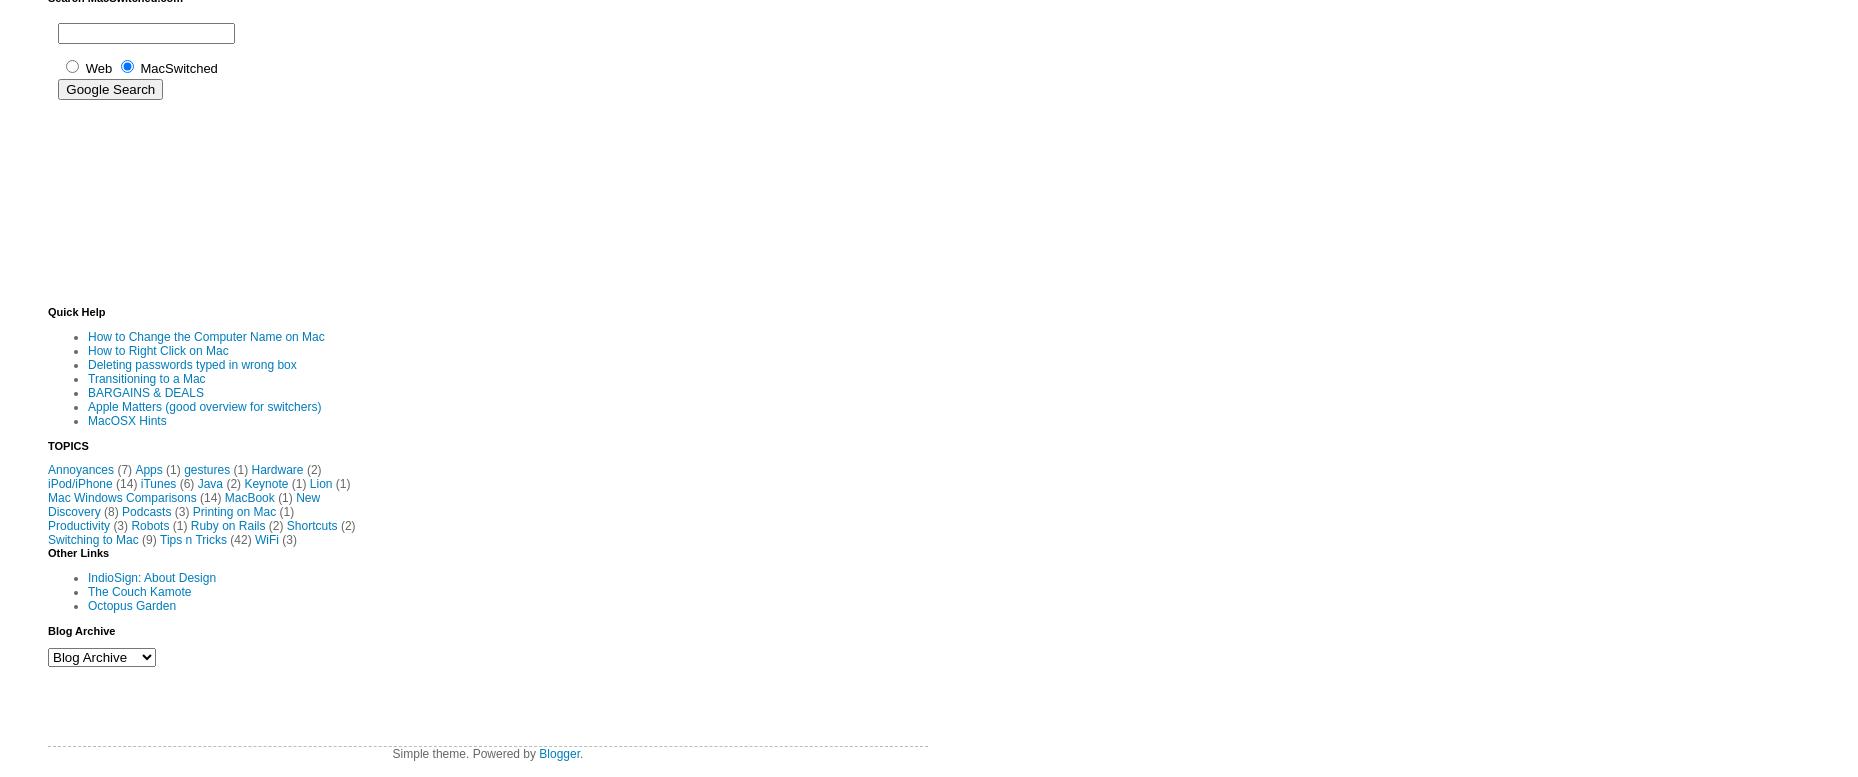 The height and width of the screenshot is (777, 1858). What do you see at coordinates (80, 468) in the screenshot?
I see `'Annoyances'` at bounding box center [80, 468].